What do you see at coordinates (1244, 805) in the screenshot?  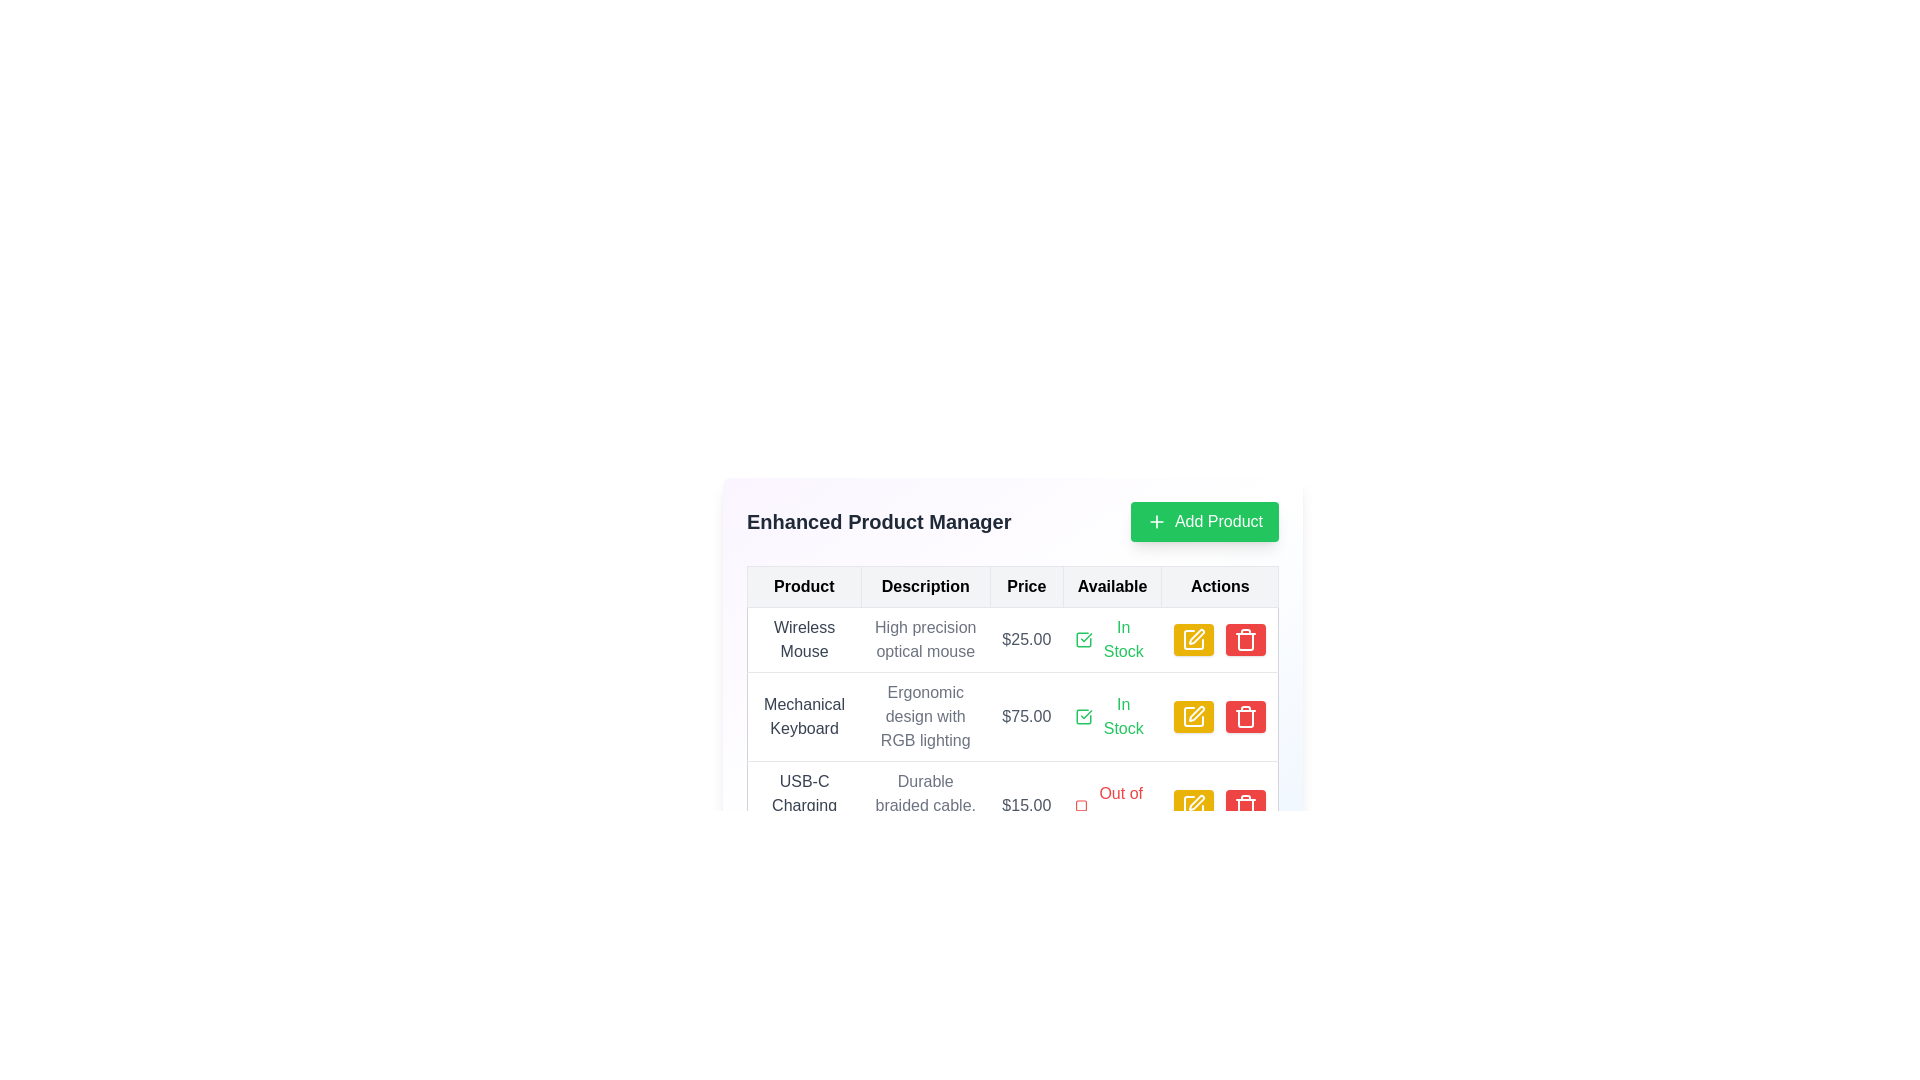 I see `the red button with a white trash can icon located in the 'Actions' column of the table corresponding to the product 'USB-C Charging Cable'` at bounding box center [1244, 805].